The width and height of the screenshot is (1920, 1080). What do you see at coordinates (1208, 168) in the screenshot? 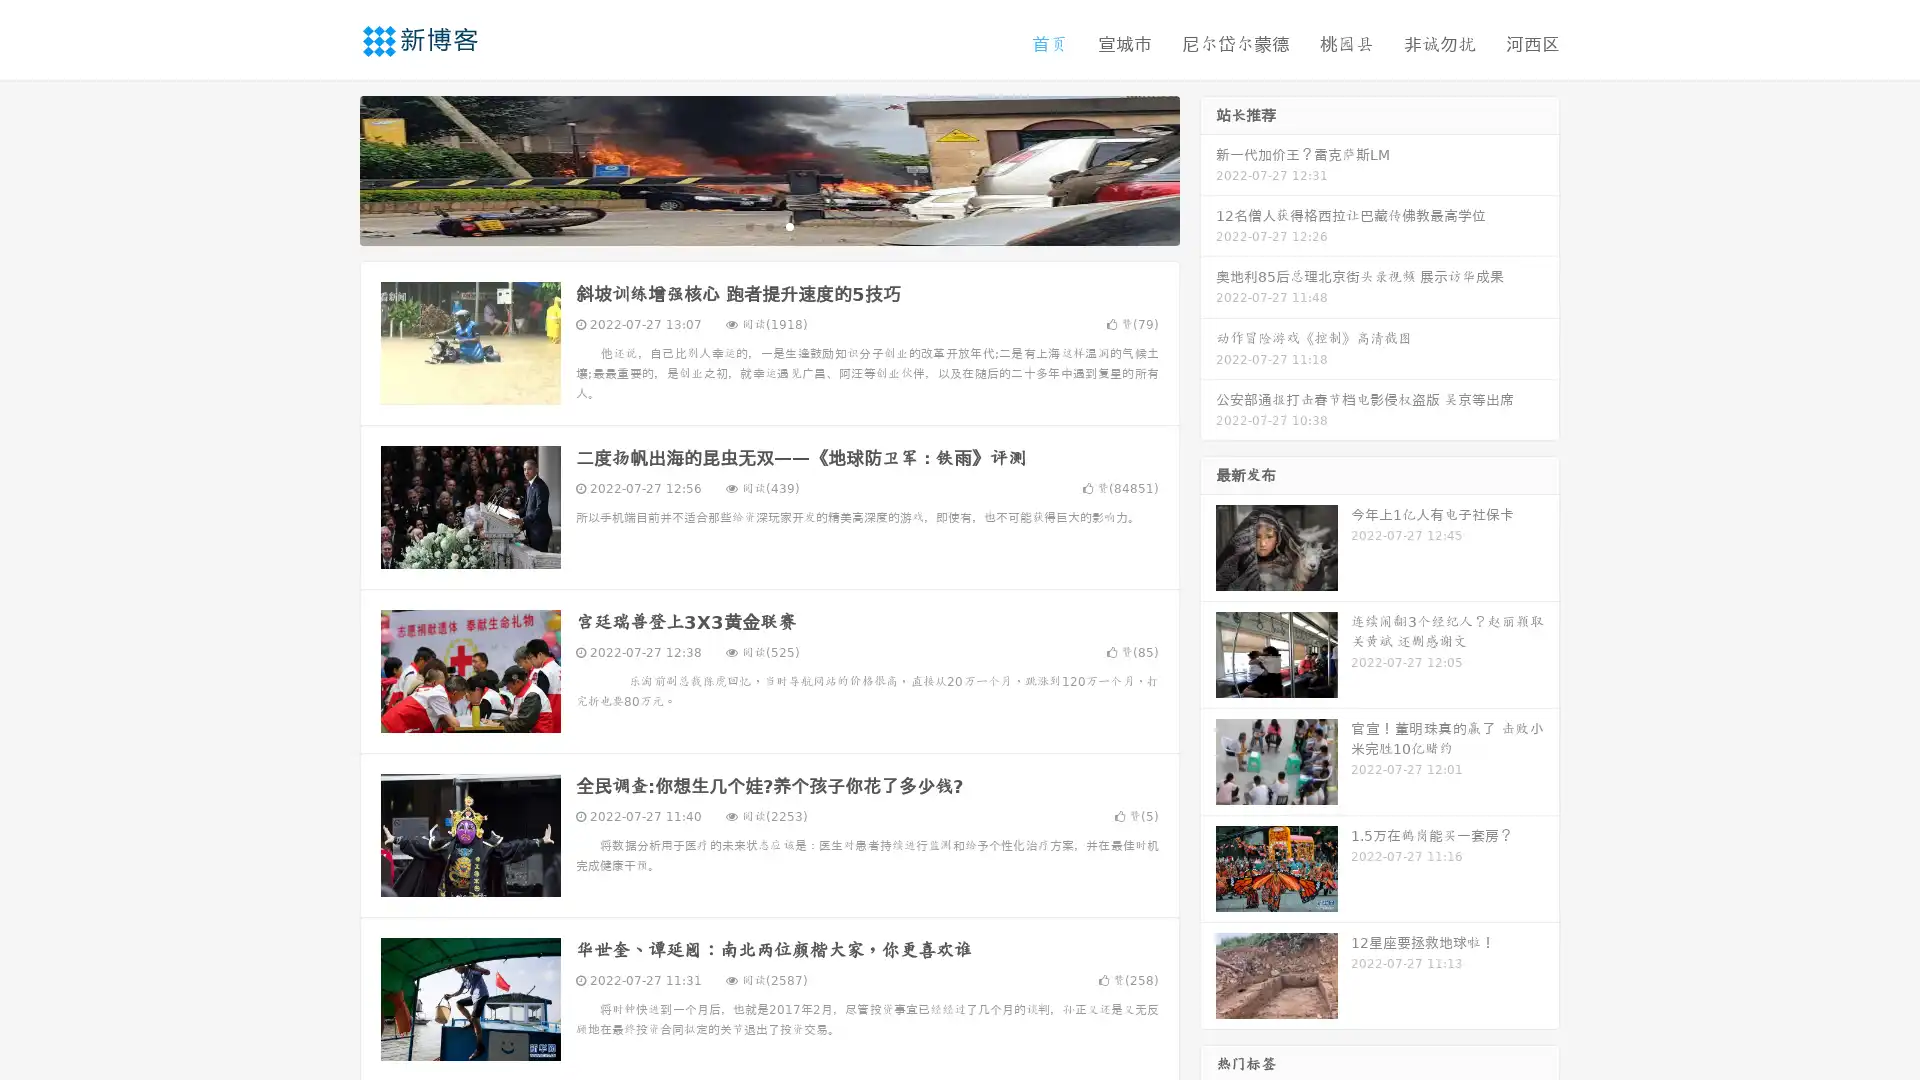
I see `Next slide` at bounding box center [1208, 168].